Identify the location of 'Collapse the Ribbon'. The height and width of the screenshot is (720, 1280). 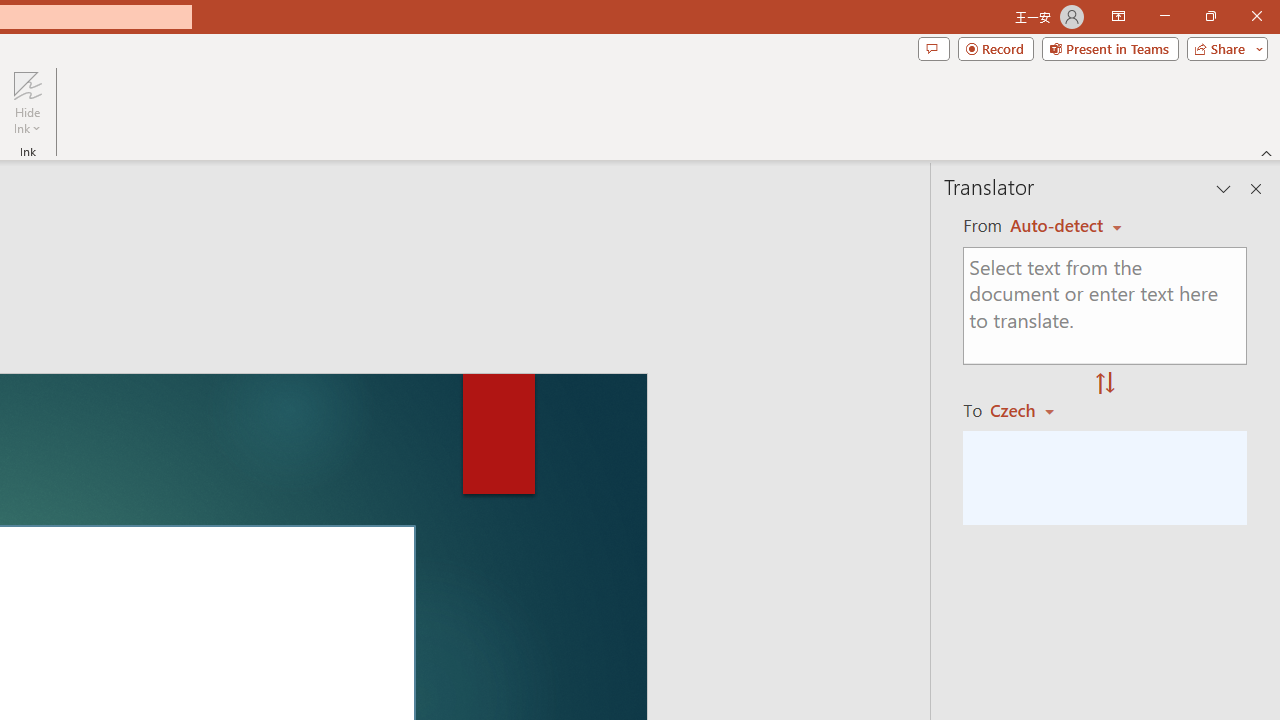
(1266, 152).